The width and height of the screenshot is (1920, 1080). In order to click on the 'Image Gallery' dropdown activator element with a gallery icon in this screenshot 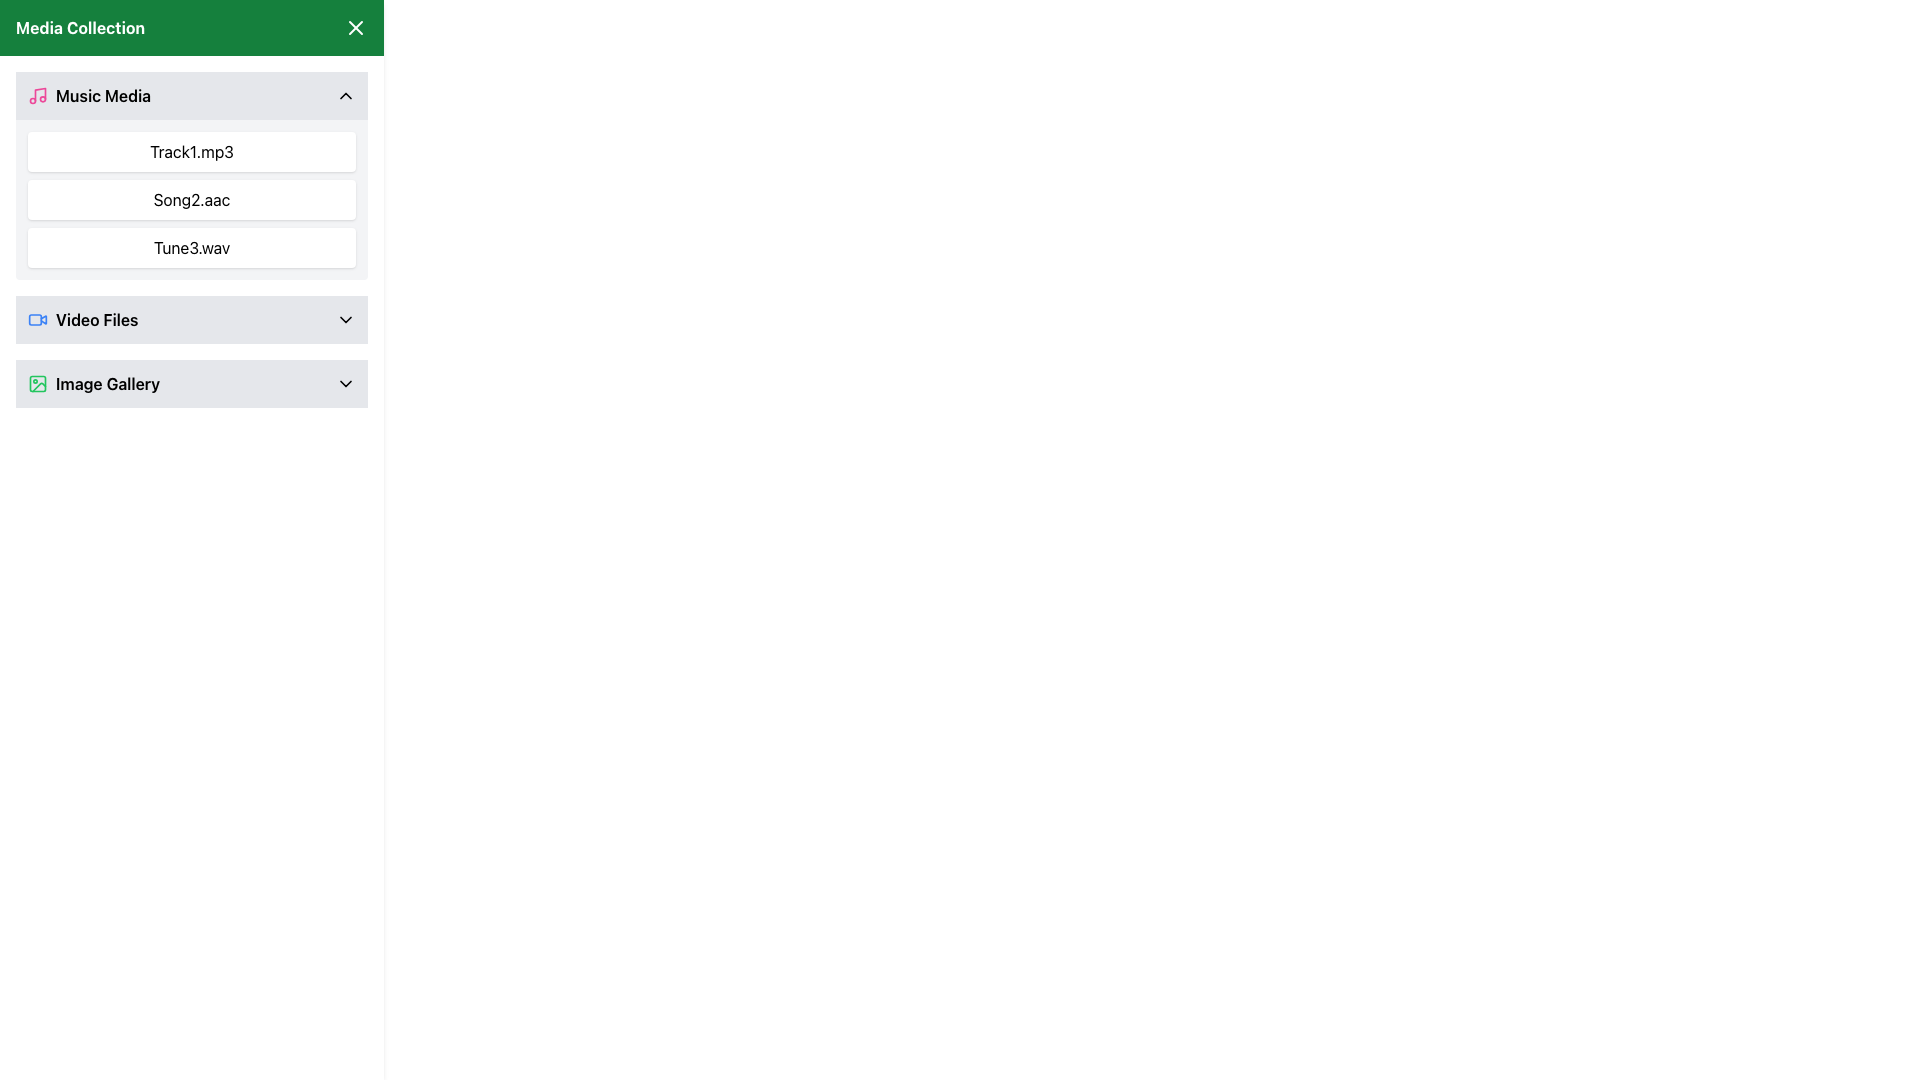, I will do `click(93, 384)`.